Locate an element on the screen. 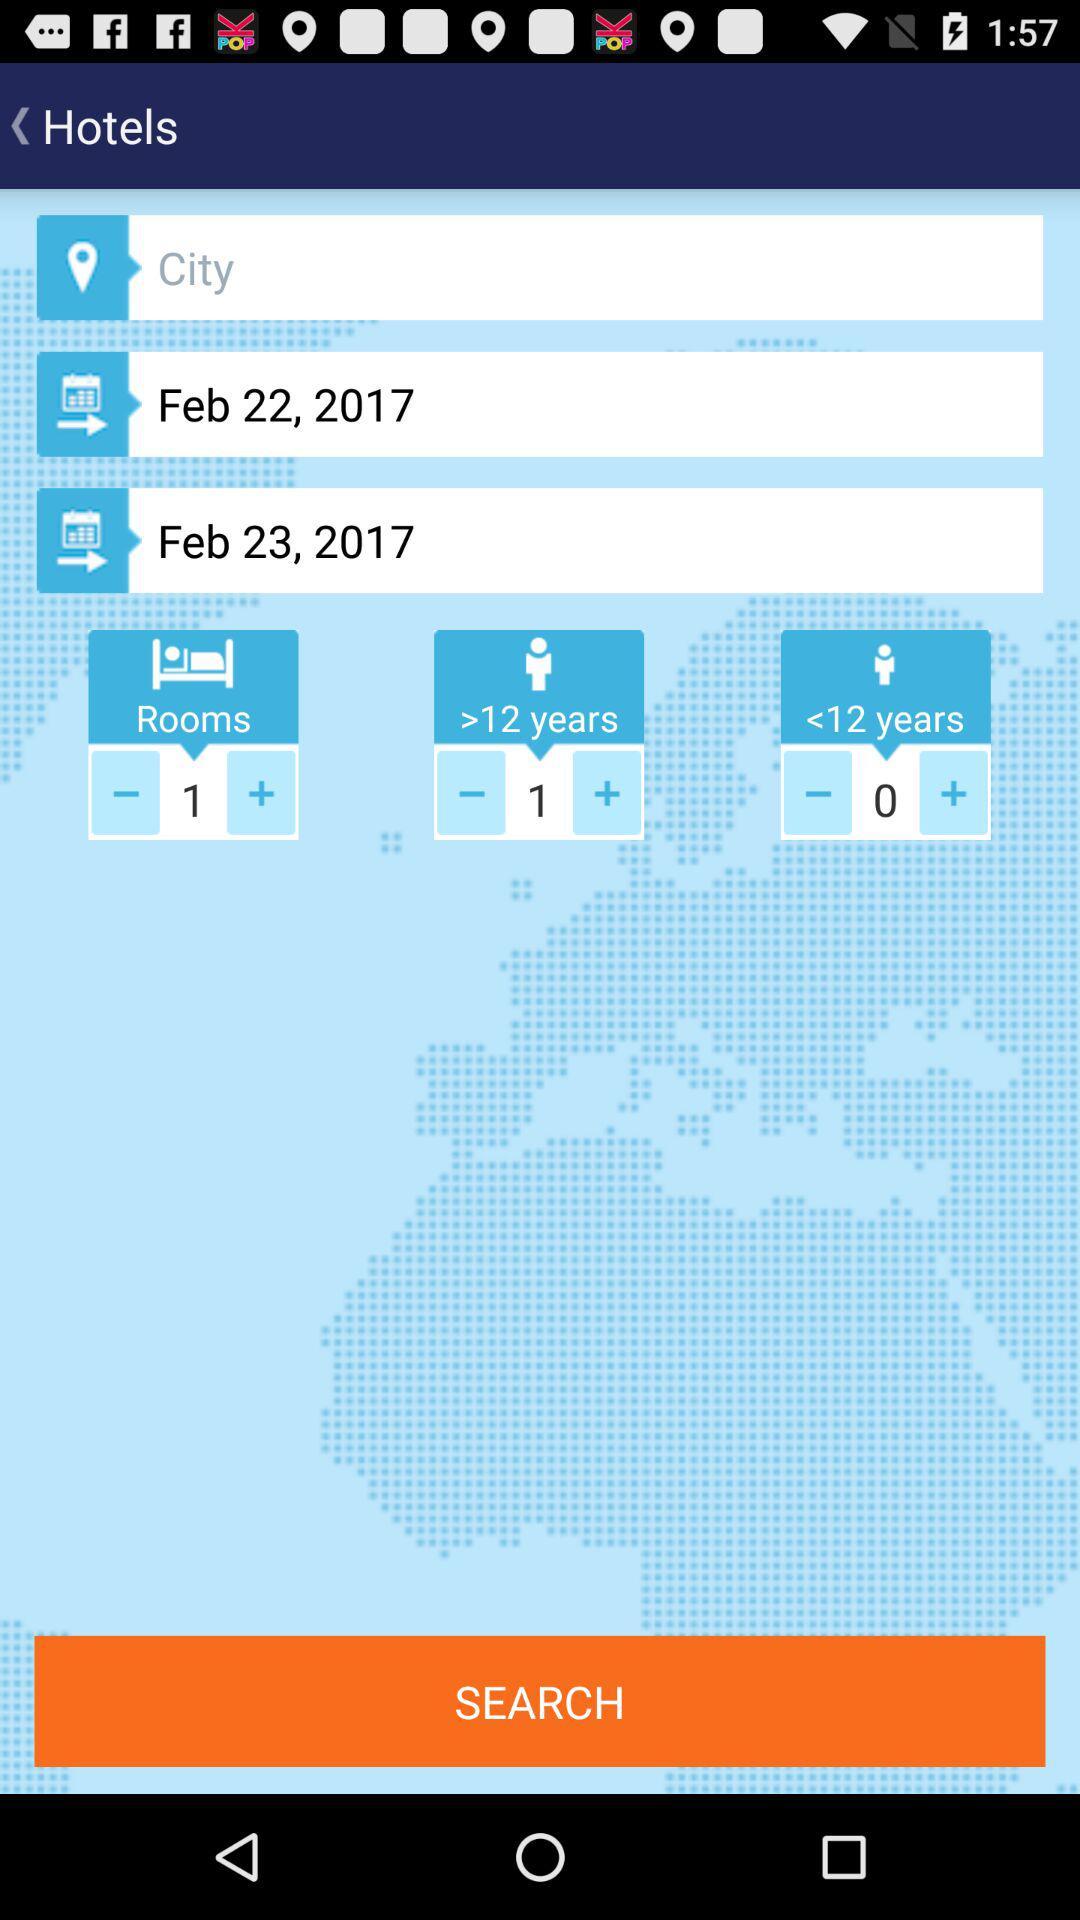 Image resolution: width=1080 pixels, height=1920 pixels. reduce is located at coordinates (817, 791).